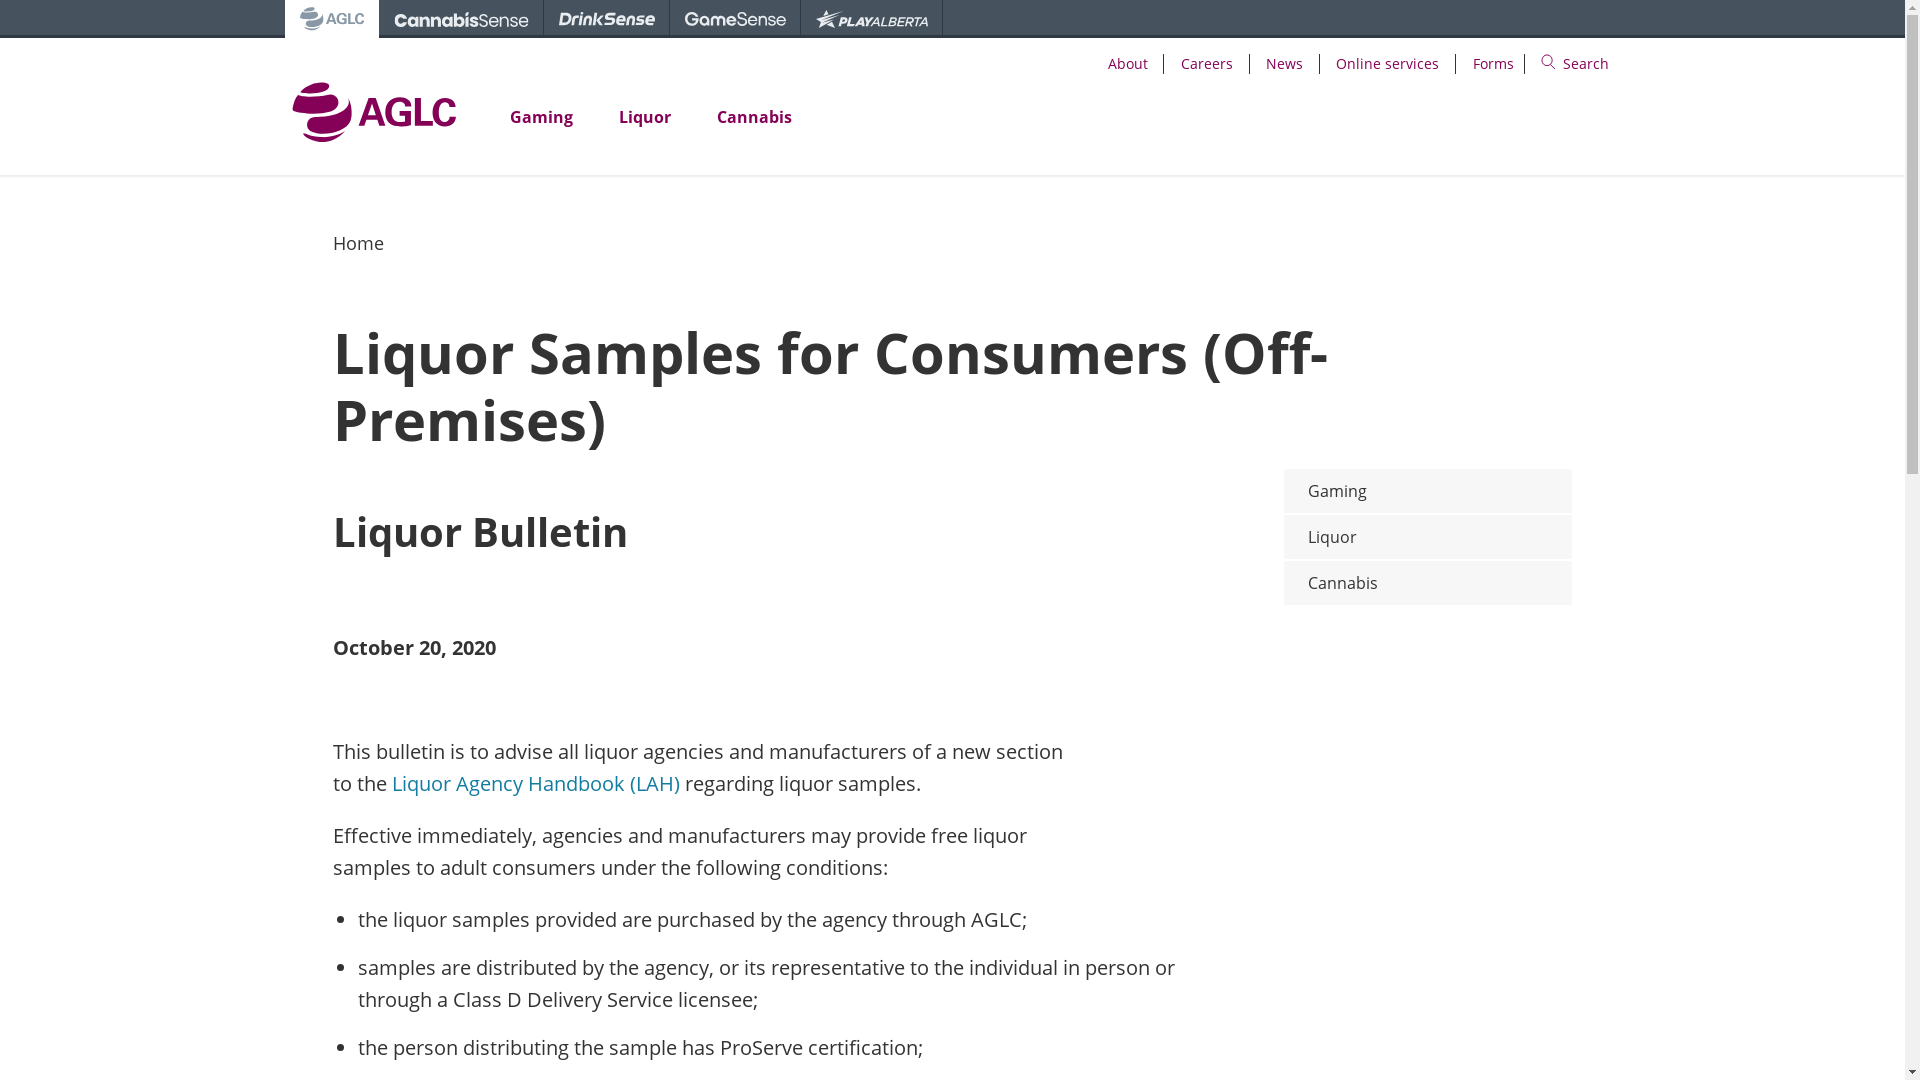  What do you see at coordinates (1426, 535) in the screenshot?
I see `'Liquor'` at bounding box center [1426, 535].